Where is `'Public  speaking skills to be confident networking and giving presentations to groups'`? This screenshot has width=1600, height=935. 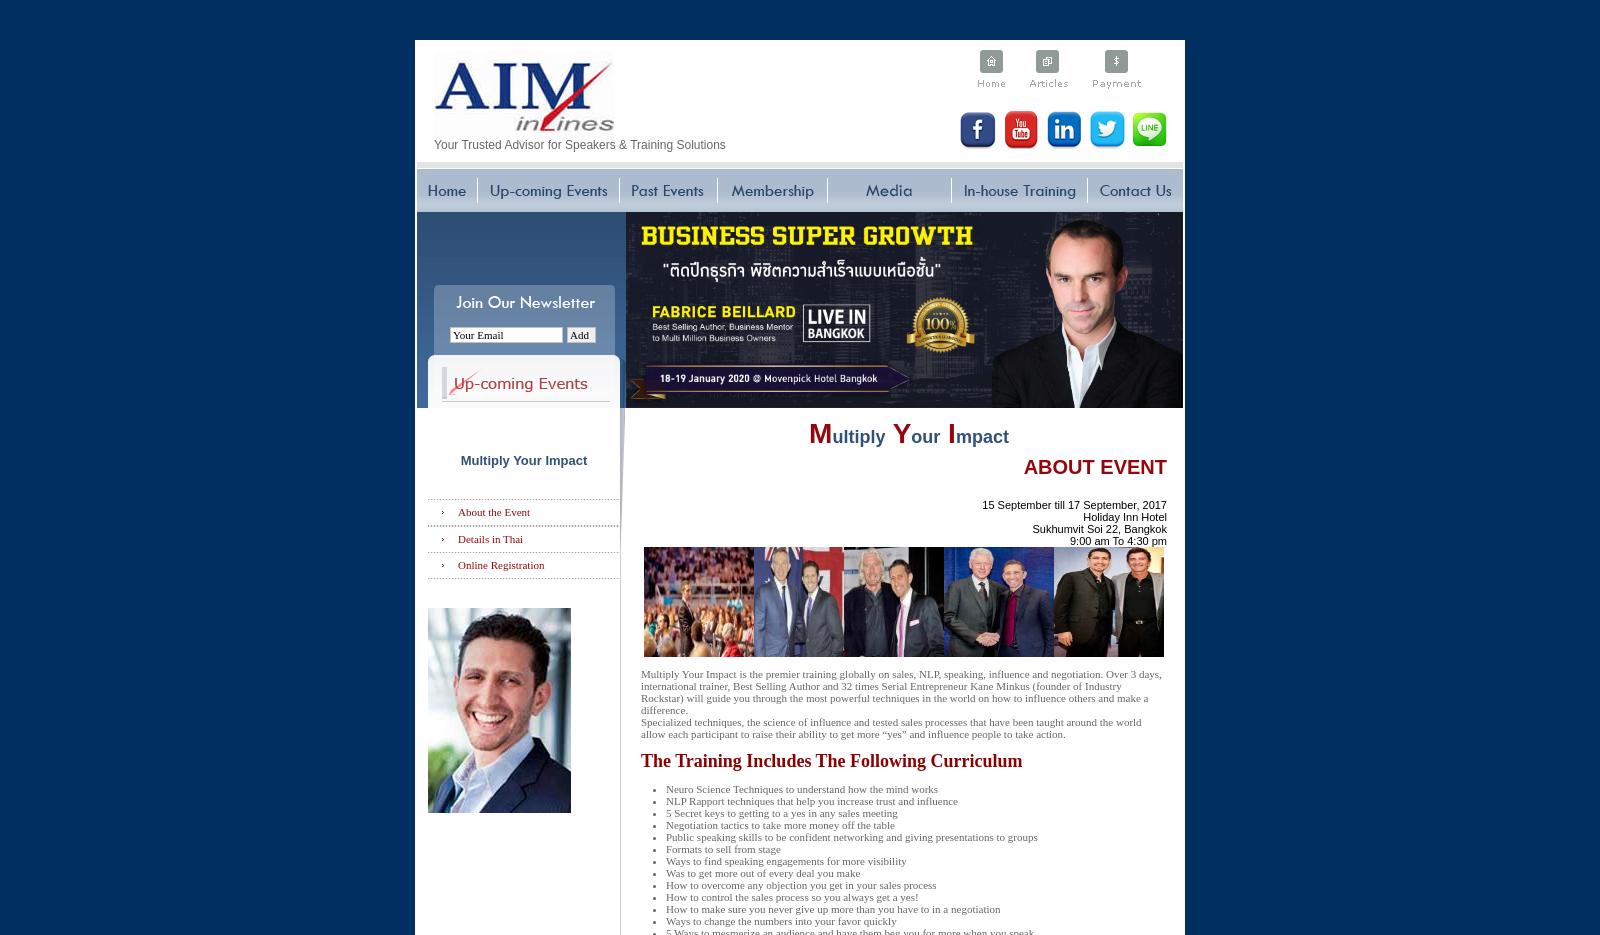 'Public  speaking skills to be confident networking and giving presentations to groups' is located at coordinates (666, 837).